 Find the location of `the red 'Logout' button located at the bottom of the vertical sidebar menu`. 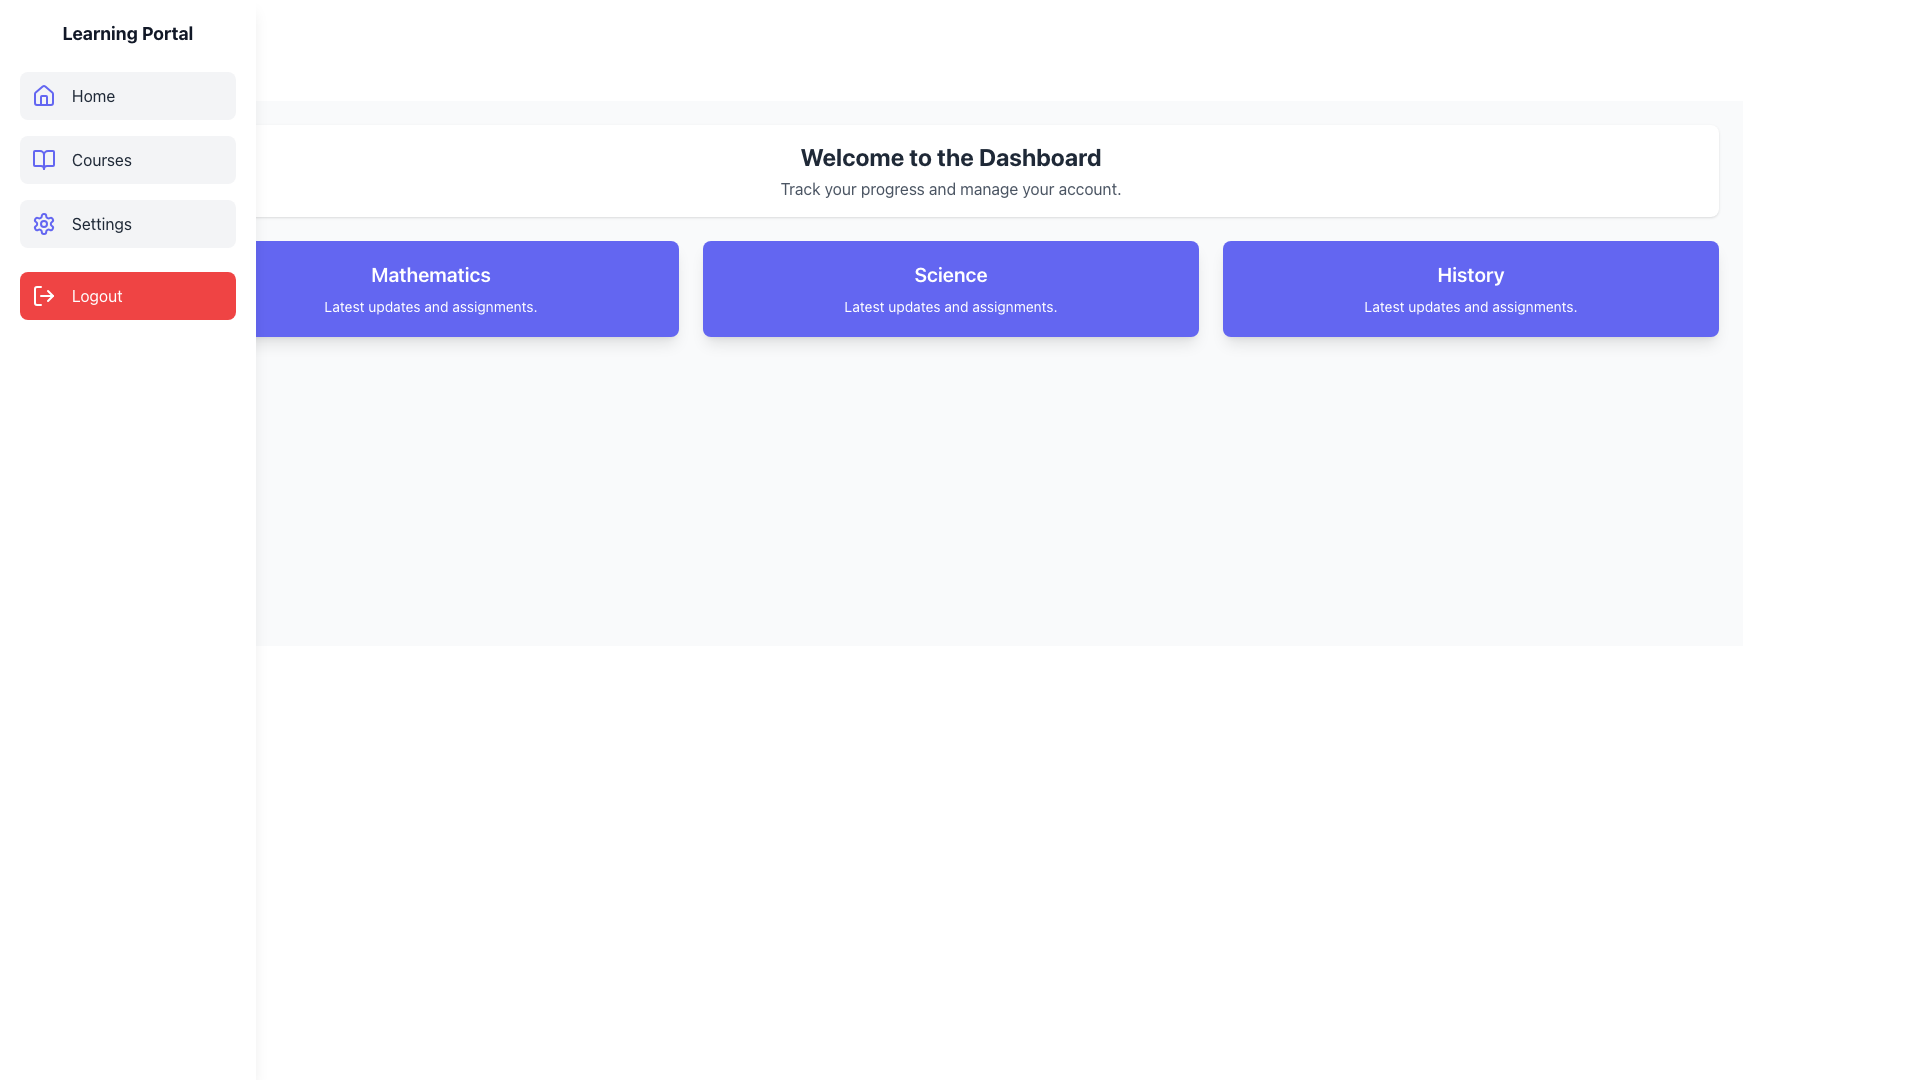

the red 'Logout' button located at the bottom of the vertical sidebar menu is located at coordinates (127, 296).